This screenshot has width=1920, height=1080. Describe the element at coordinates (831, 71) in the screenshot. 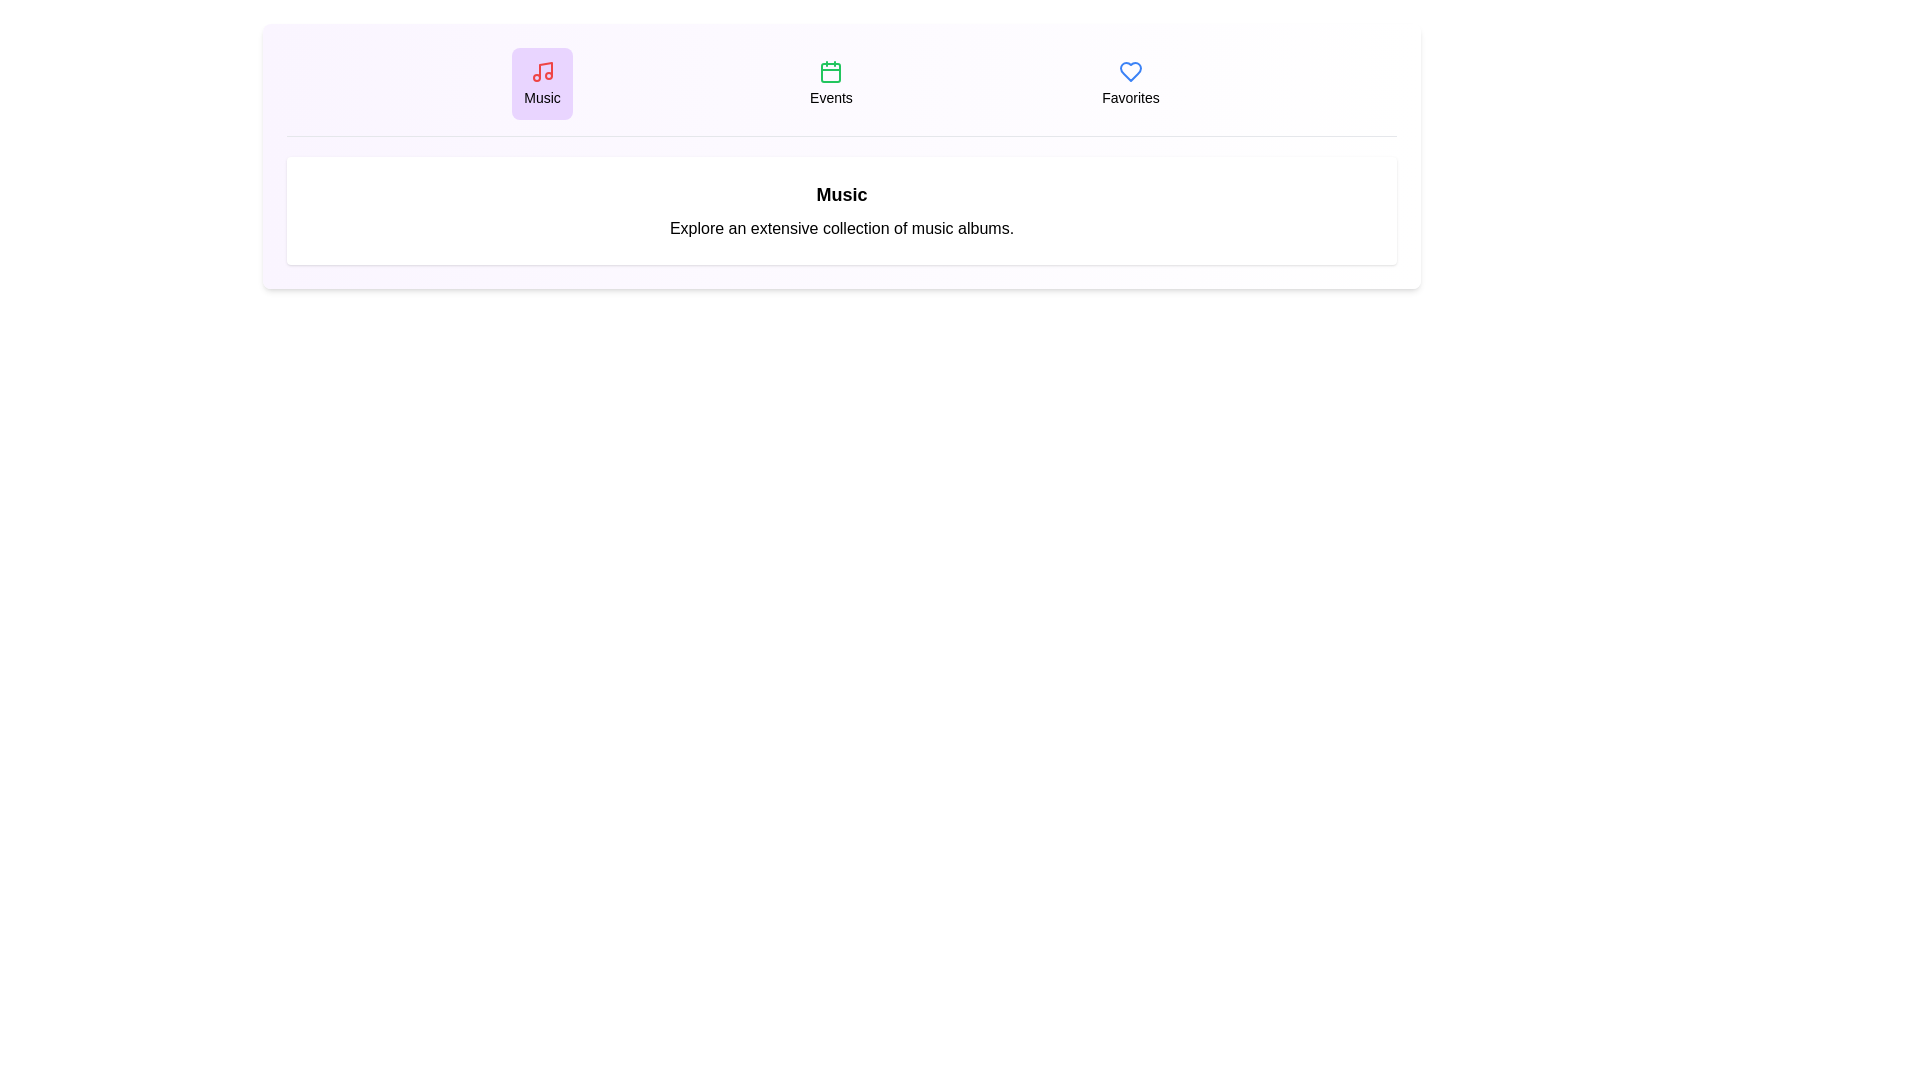

I see `the icon for the Events tab` at that location.